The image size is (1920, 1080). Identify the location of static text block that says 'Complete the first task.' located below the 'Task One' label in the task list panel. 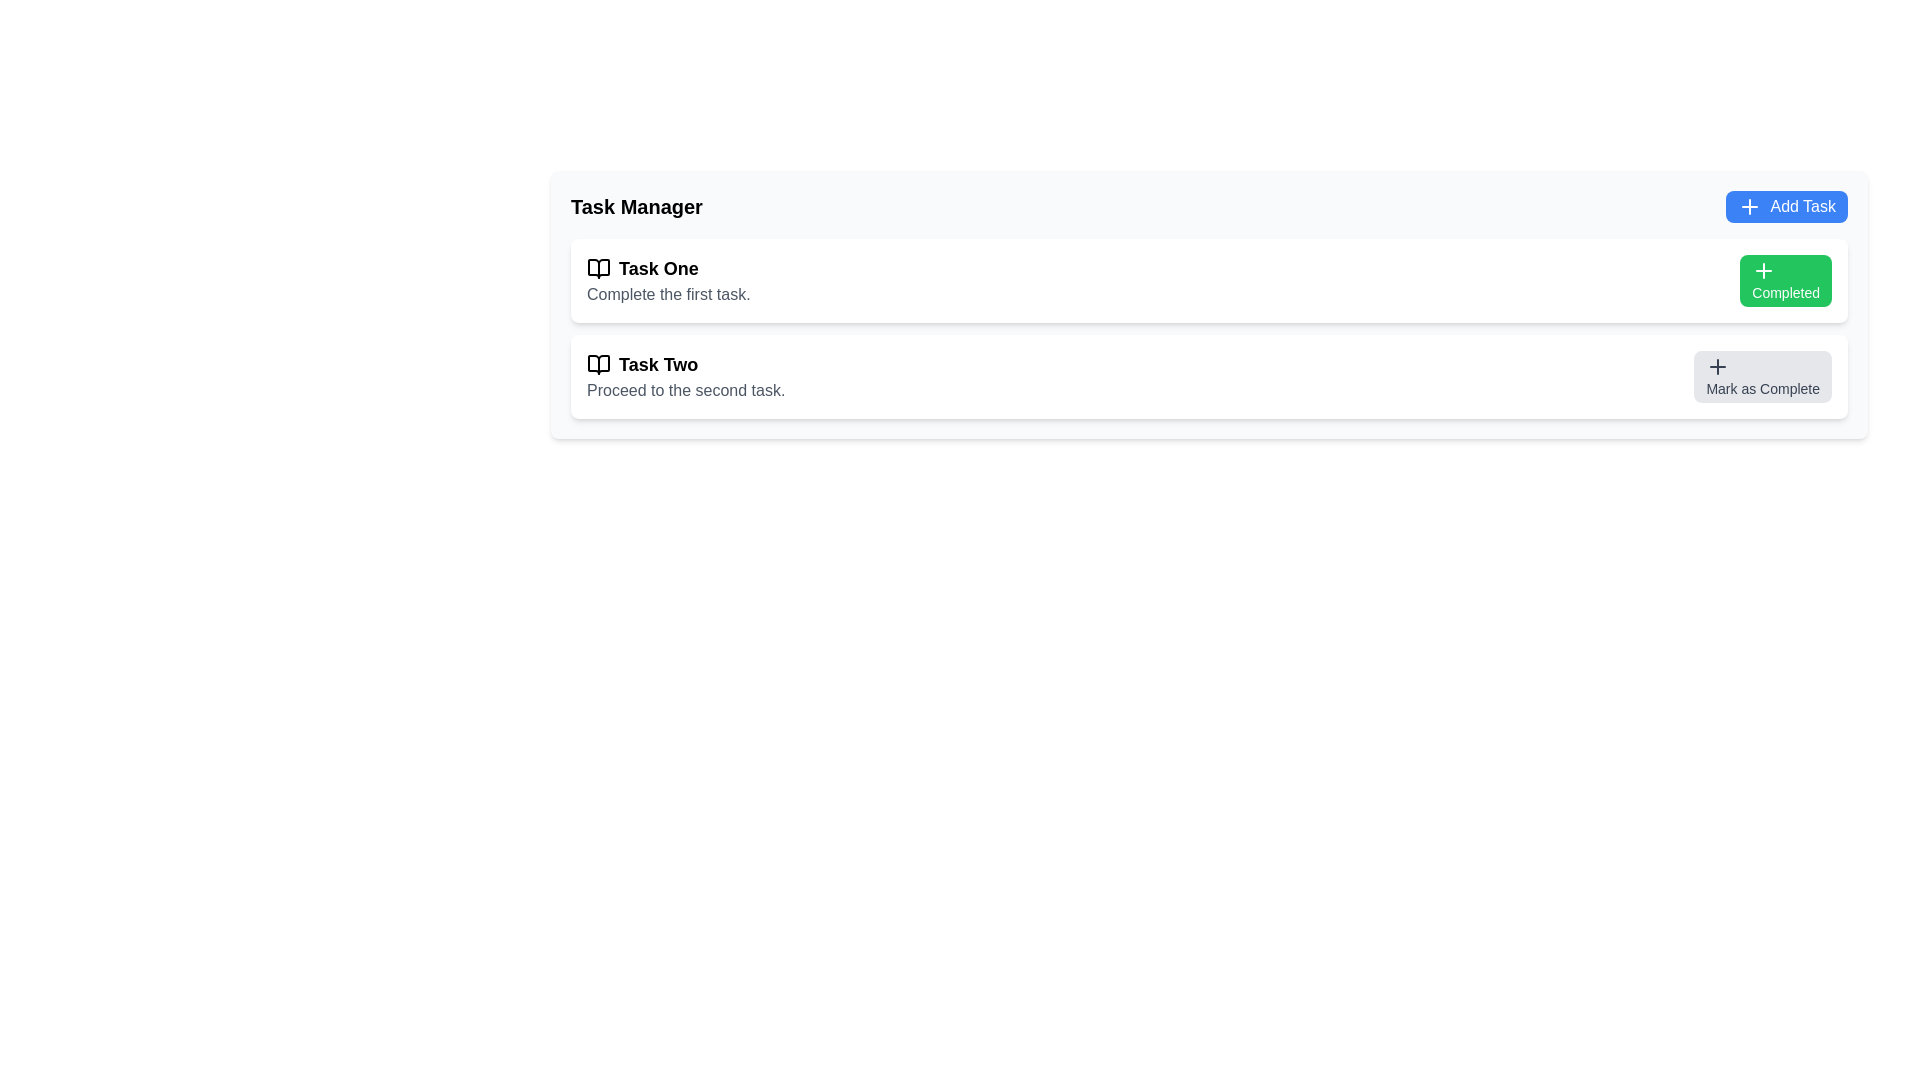
(668, 294).